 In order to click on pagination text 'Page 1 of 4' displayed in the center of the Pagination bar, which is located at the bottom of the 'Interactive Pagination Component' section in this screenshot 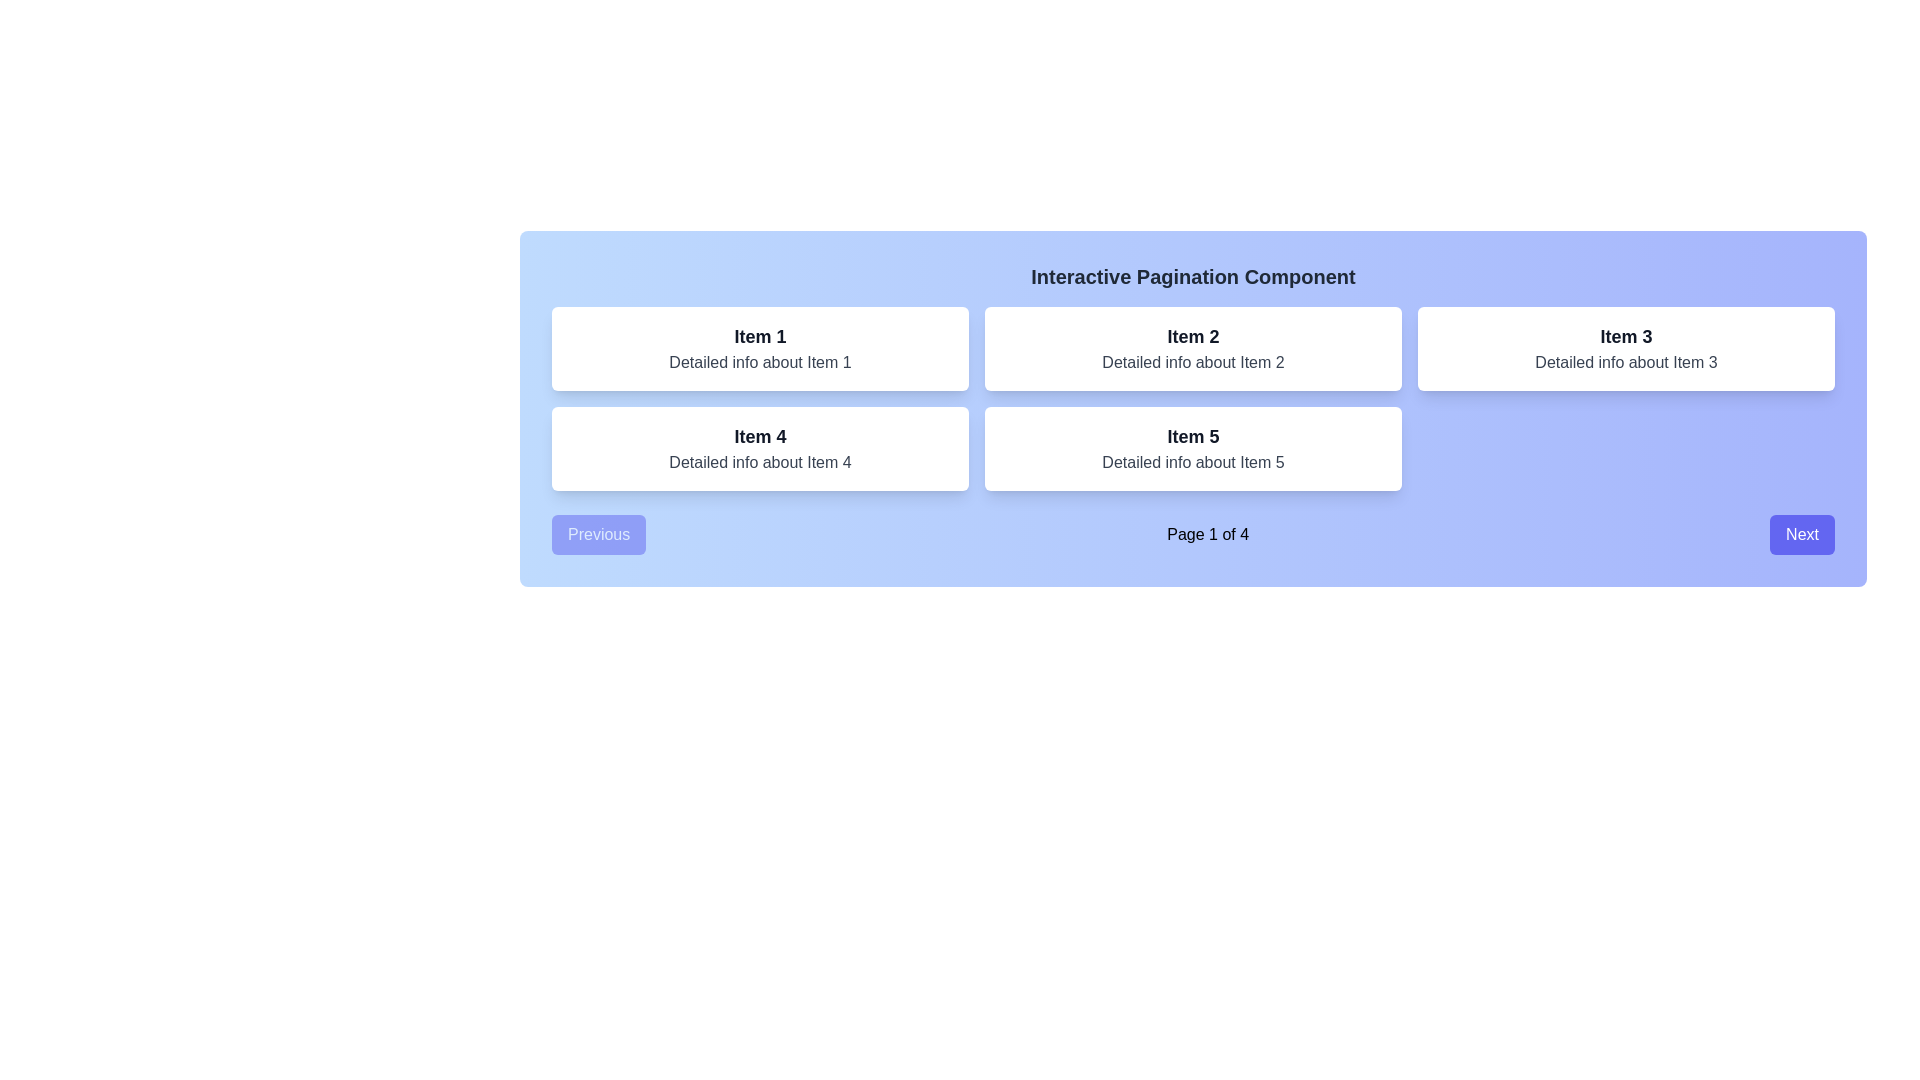, I will do `click(1193, 534)`.